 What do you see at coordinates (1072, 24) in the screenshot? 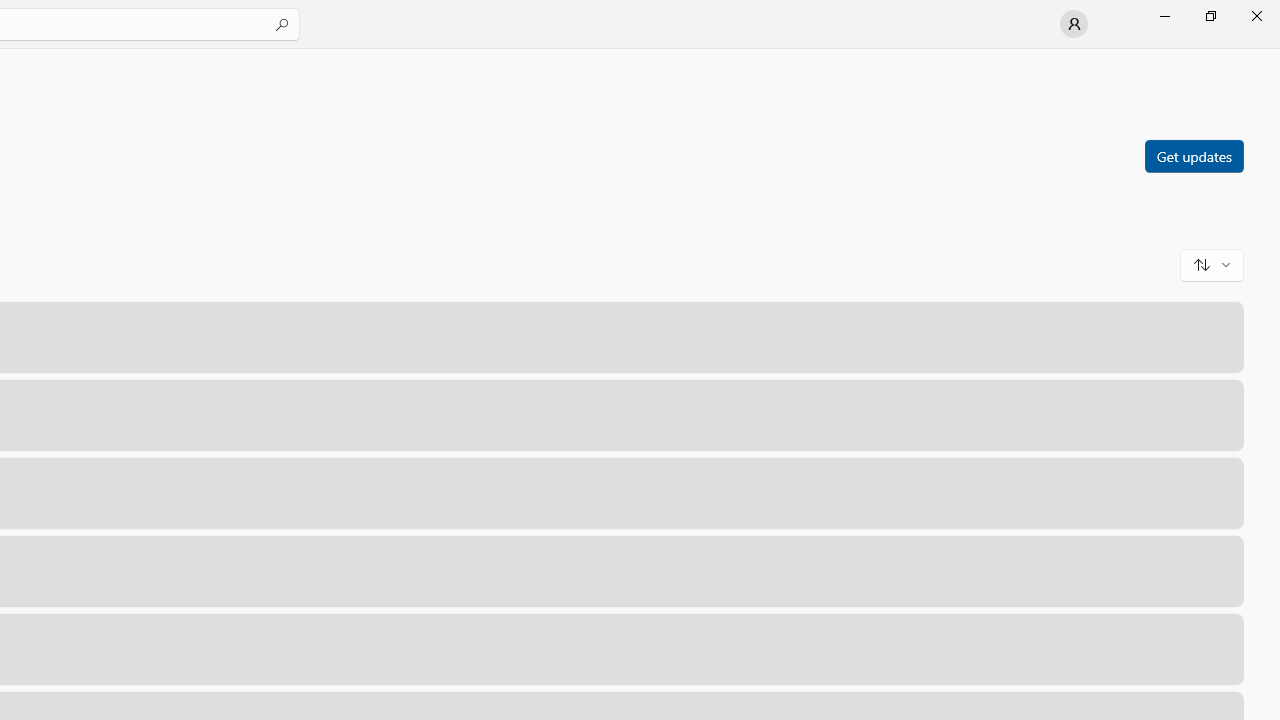
I see `'User profile'` at bounding box center [1072, 24].